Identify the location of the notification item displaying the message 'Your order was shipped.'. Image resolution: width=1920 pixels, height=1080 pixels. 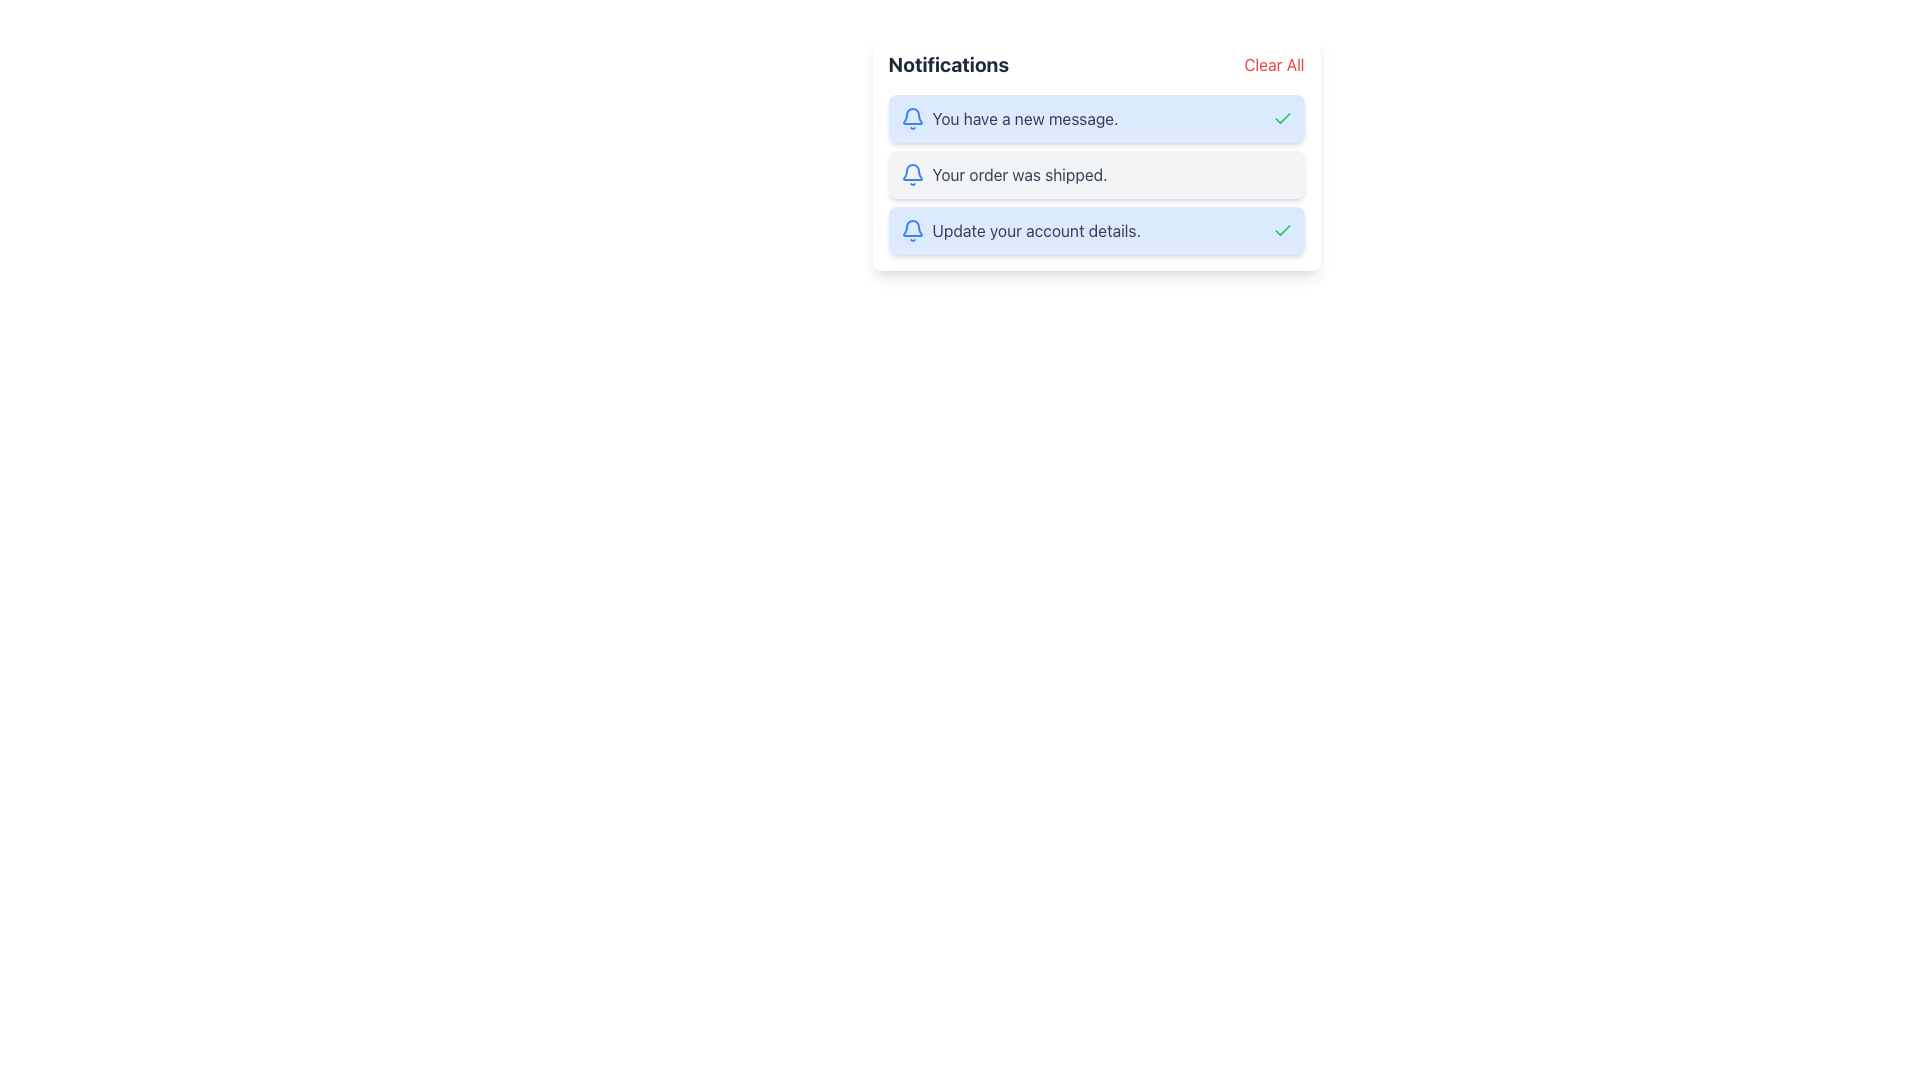
(1095, 152).